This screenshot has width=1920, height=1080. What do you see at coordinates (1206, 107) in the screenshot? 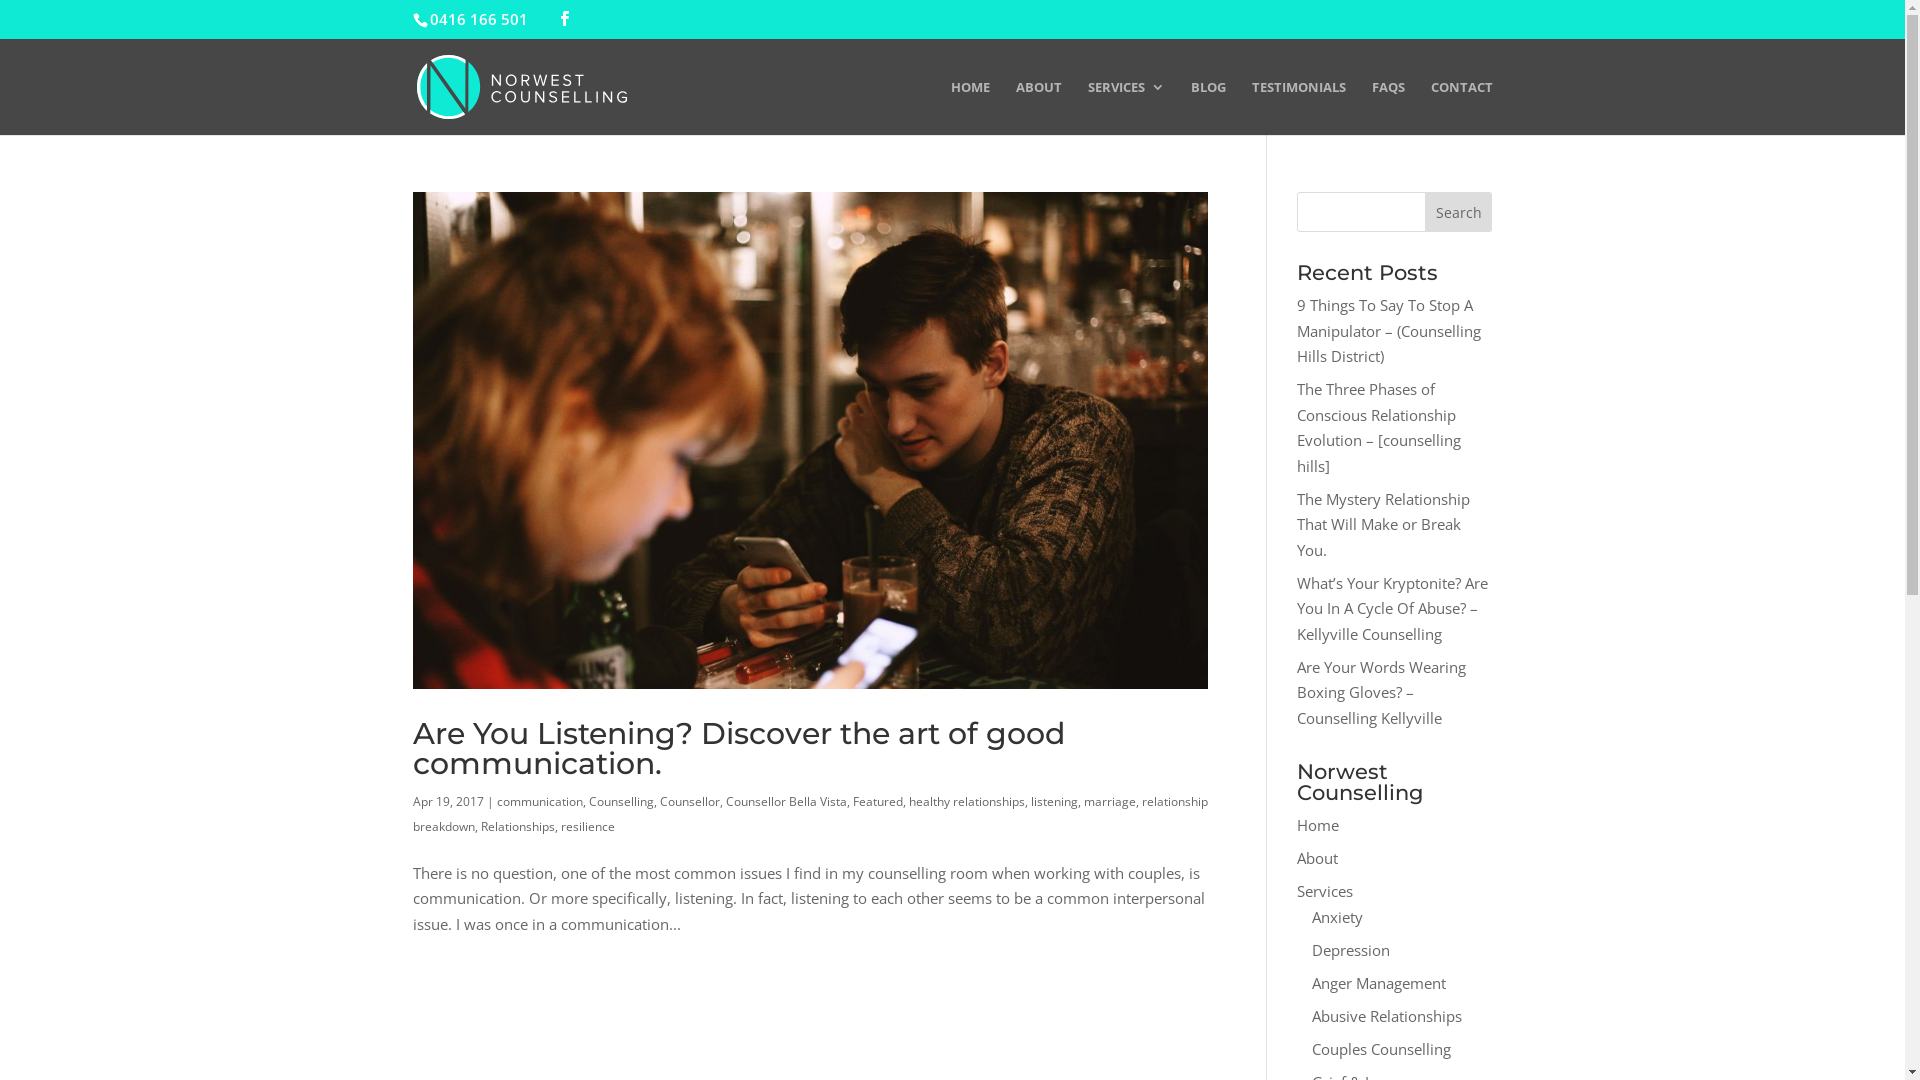
I see `'BLOG'` at bounding box center [1206, 107].